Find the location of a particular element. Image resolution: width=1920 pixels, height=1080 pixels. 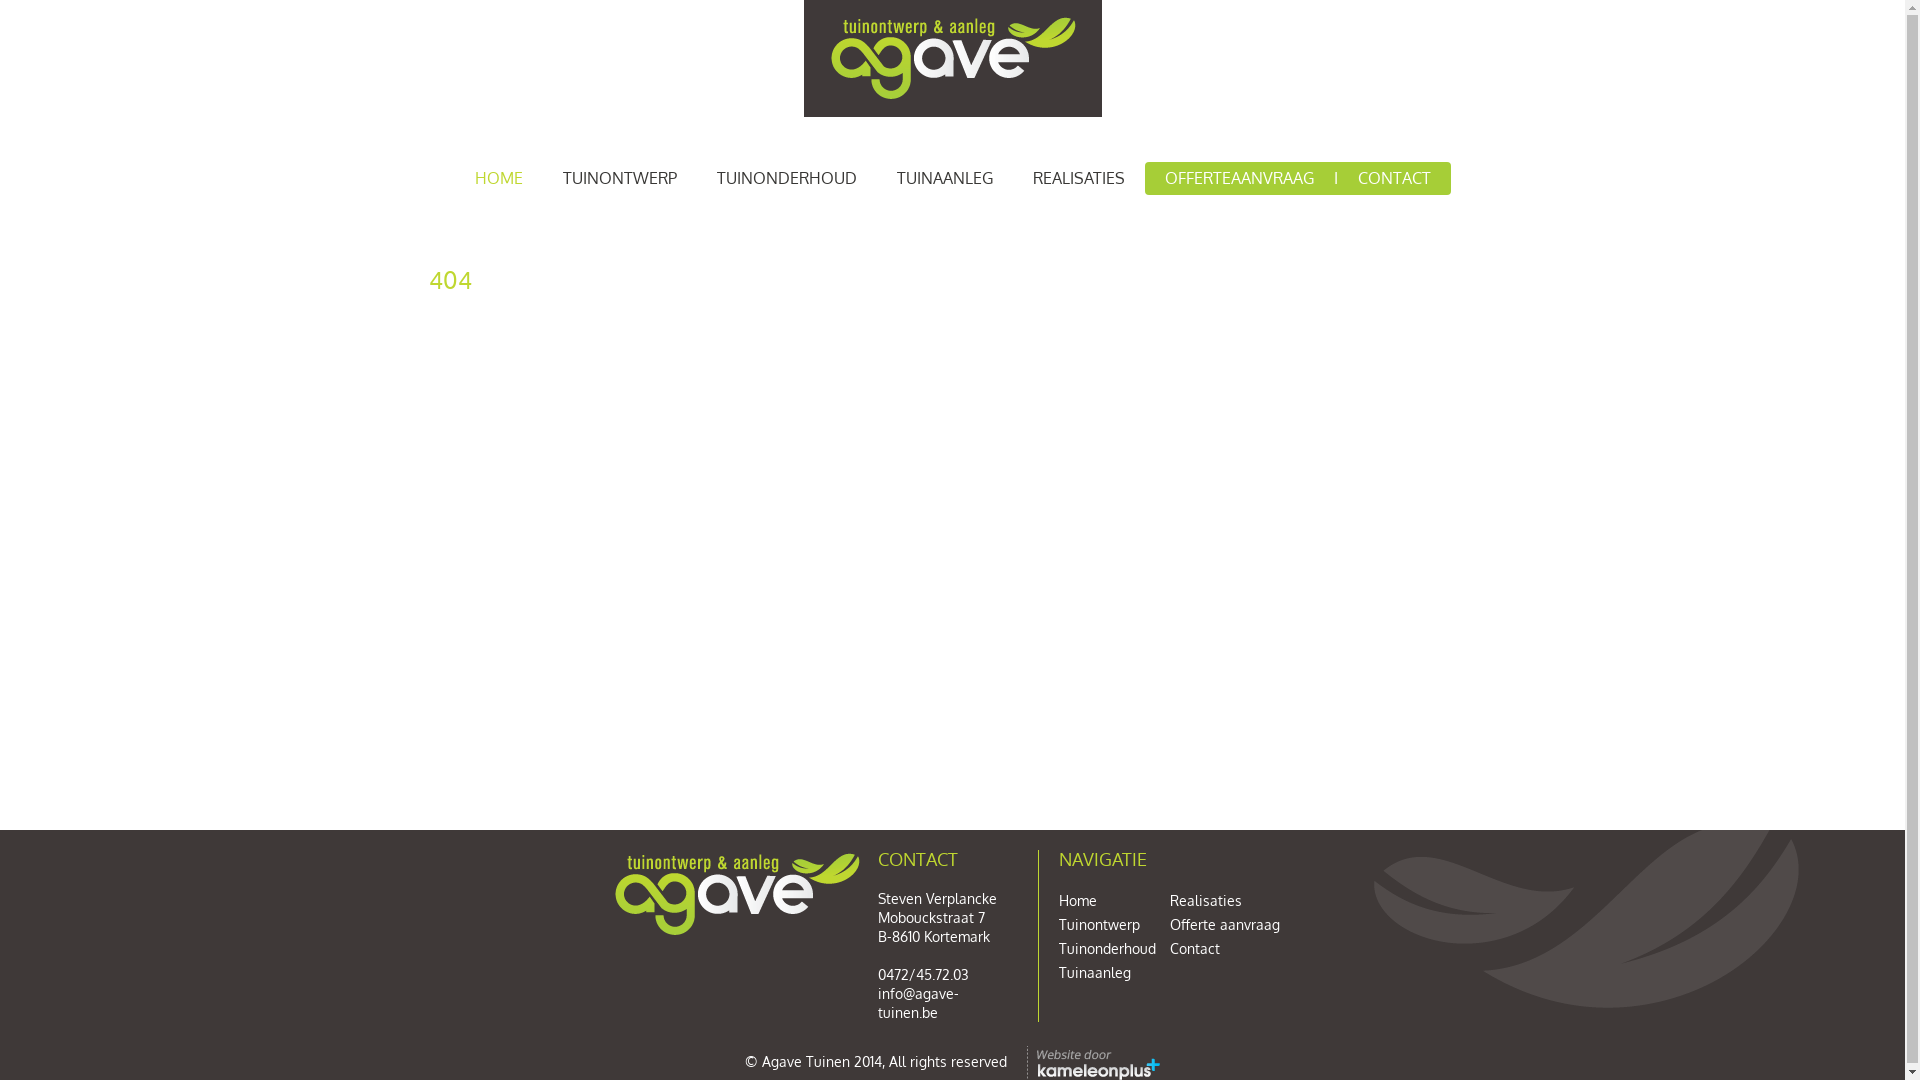

'CONTACT' is located at coordinates (1338, 177).